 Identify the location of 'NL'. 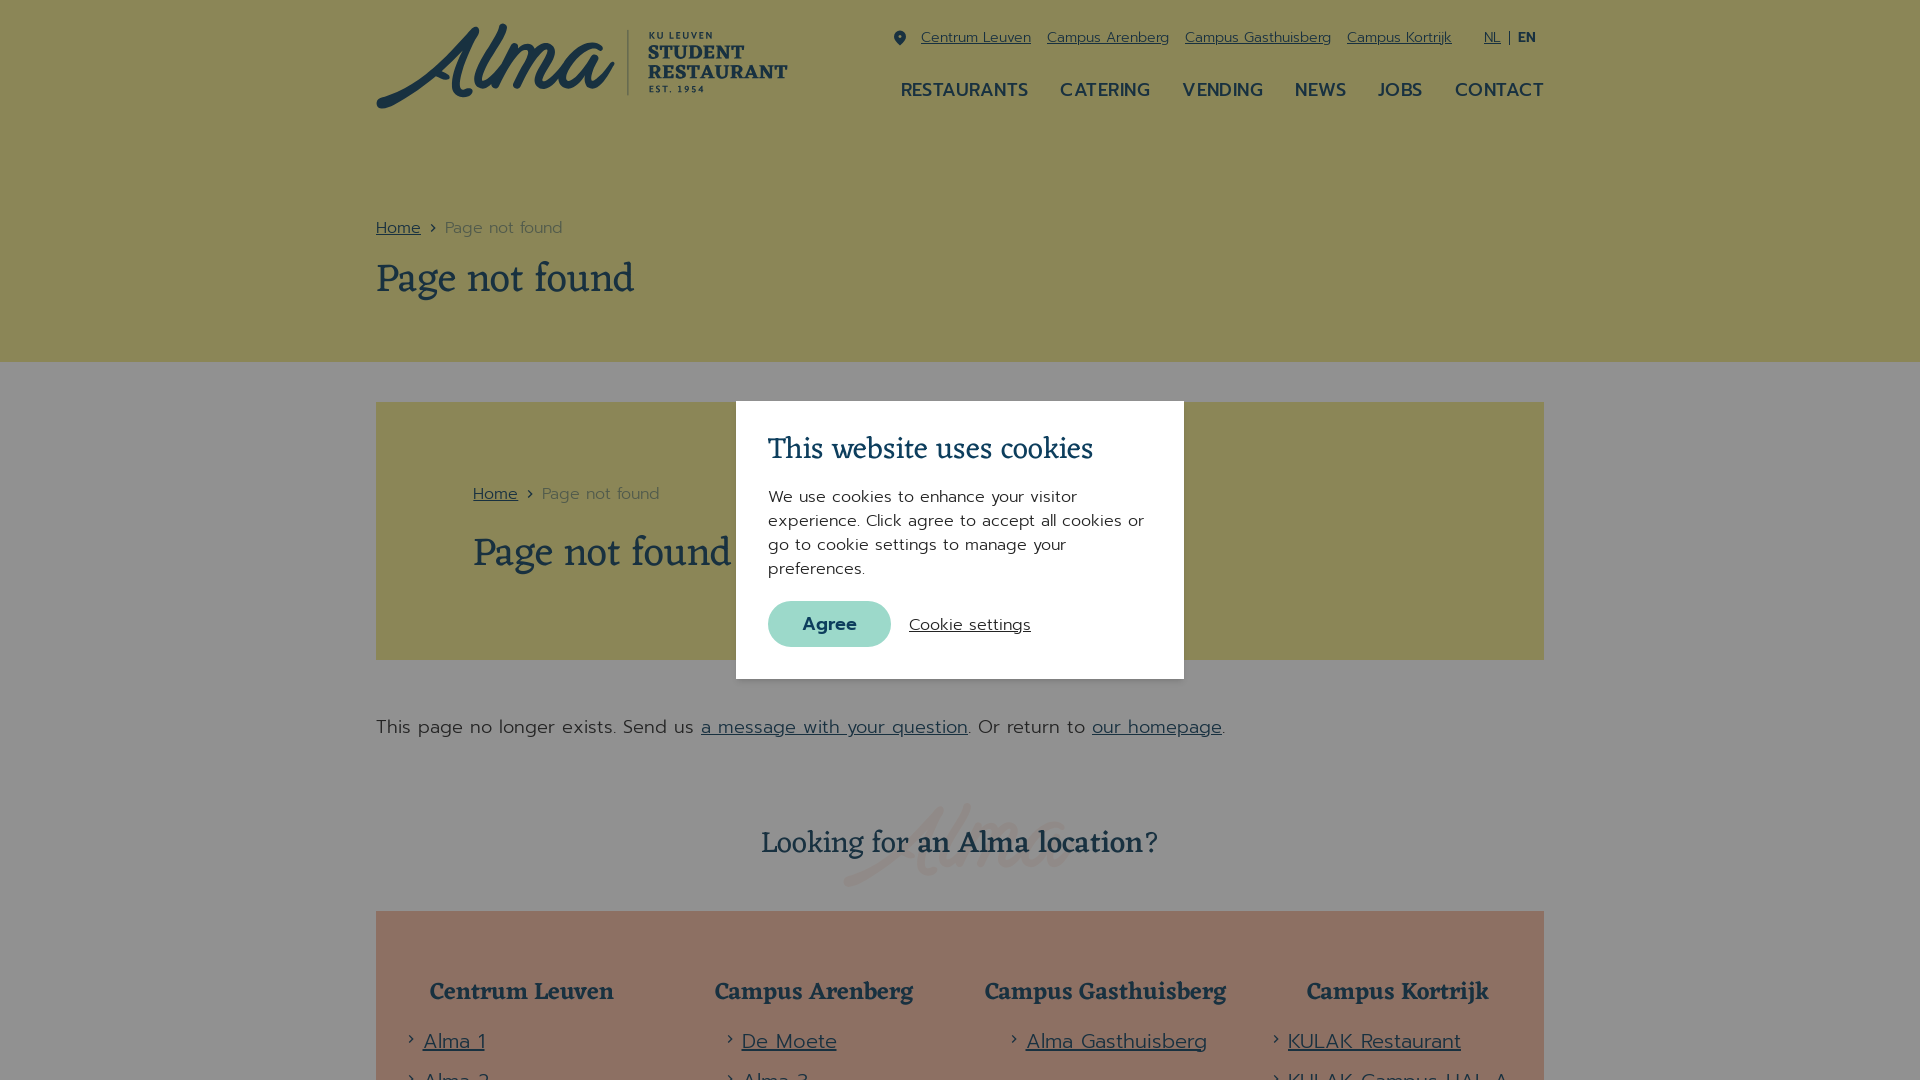
(1492, 37).